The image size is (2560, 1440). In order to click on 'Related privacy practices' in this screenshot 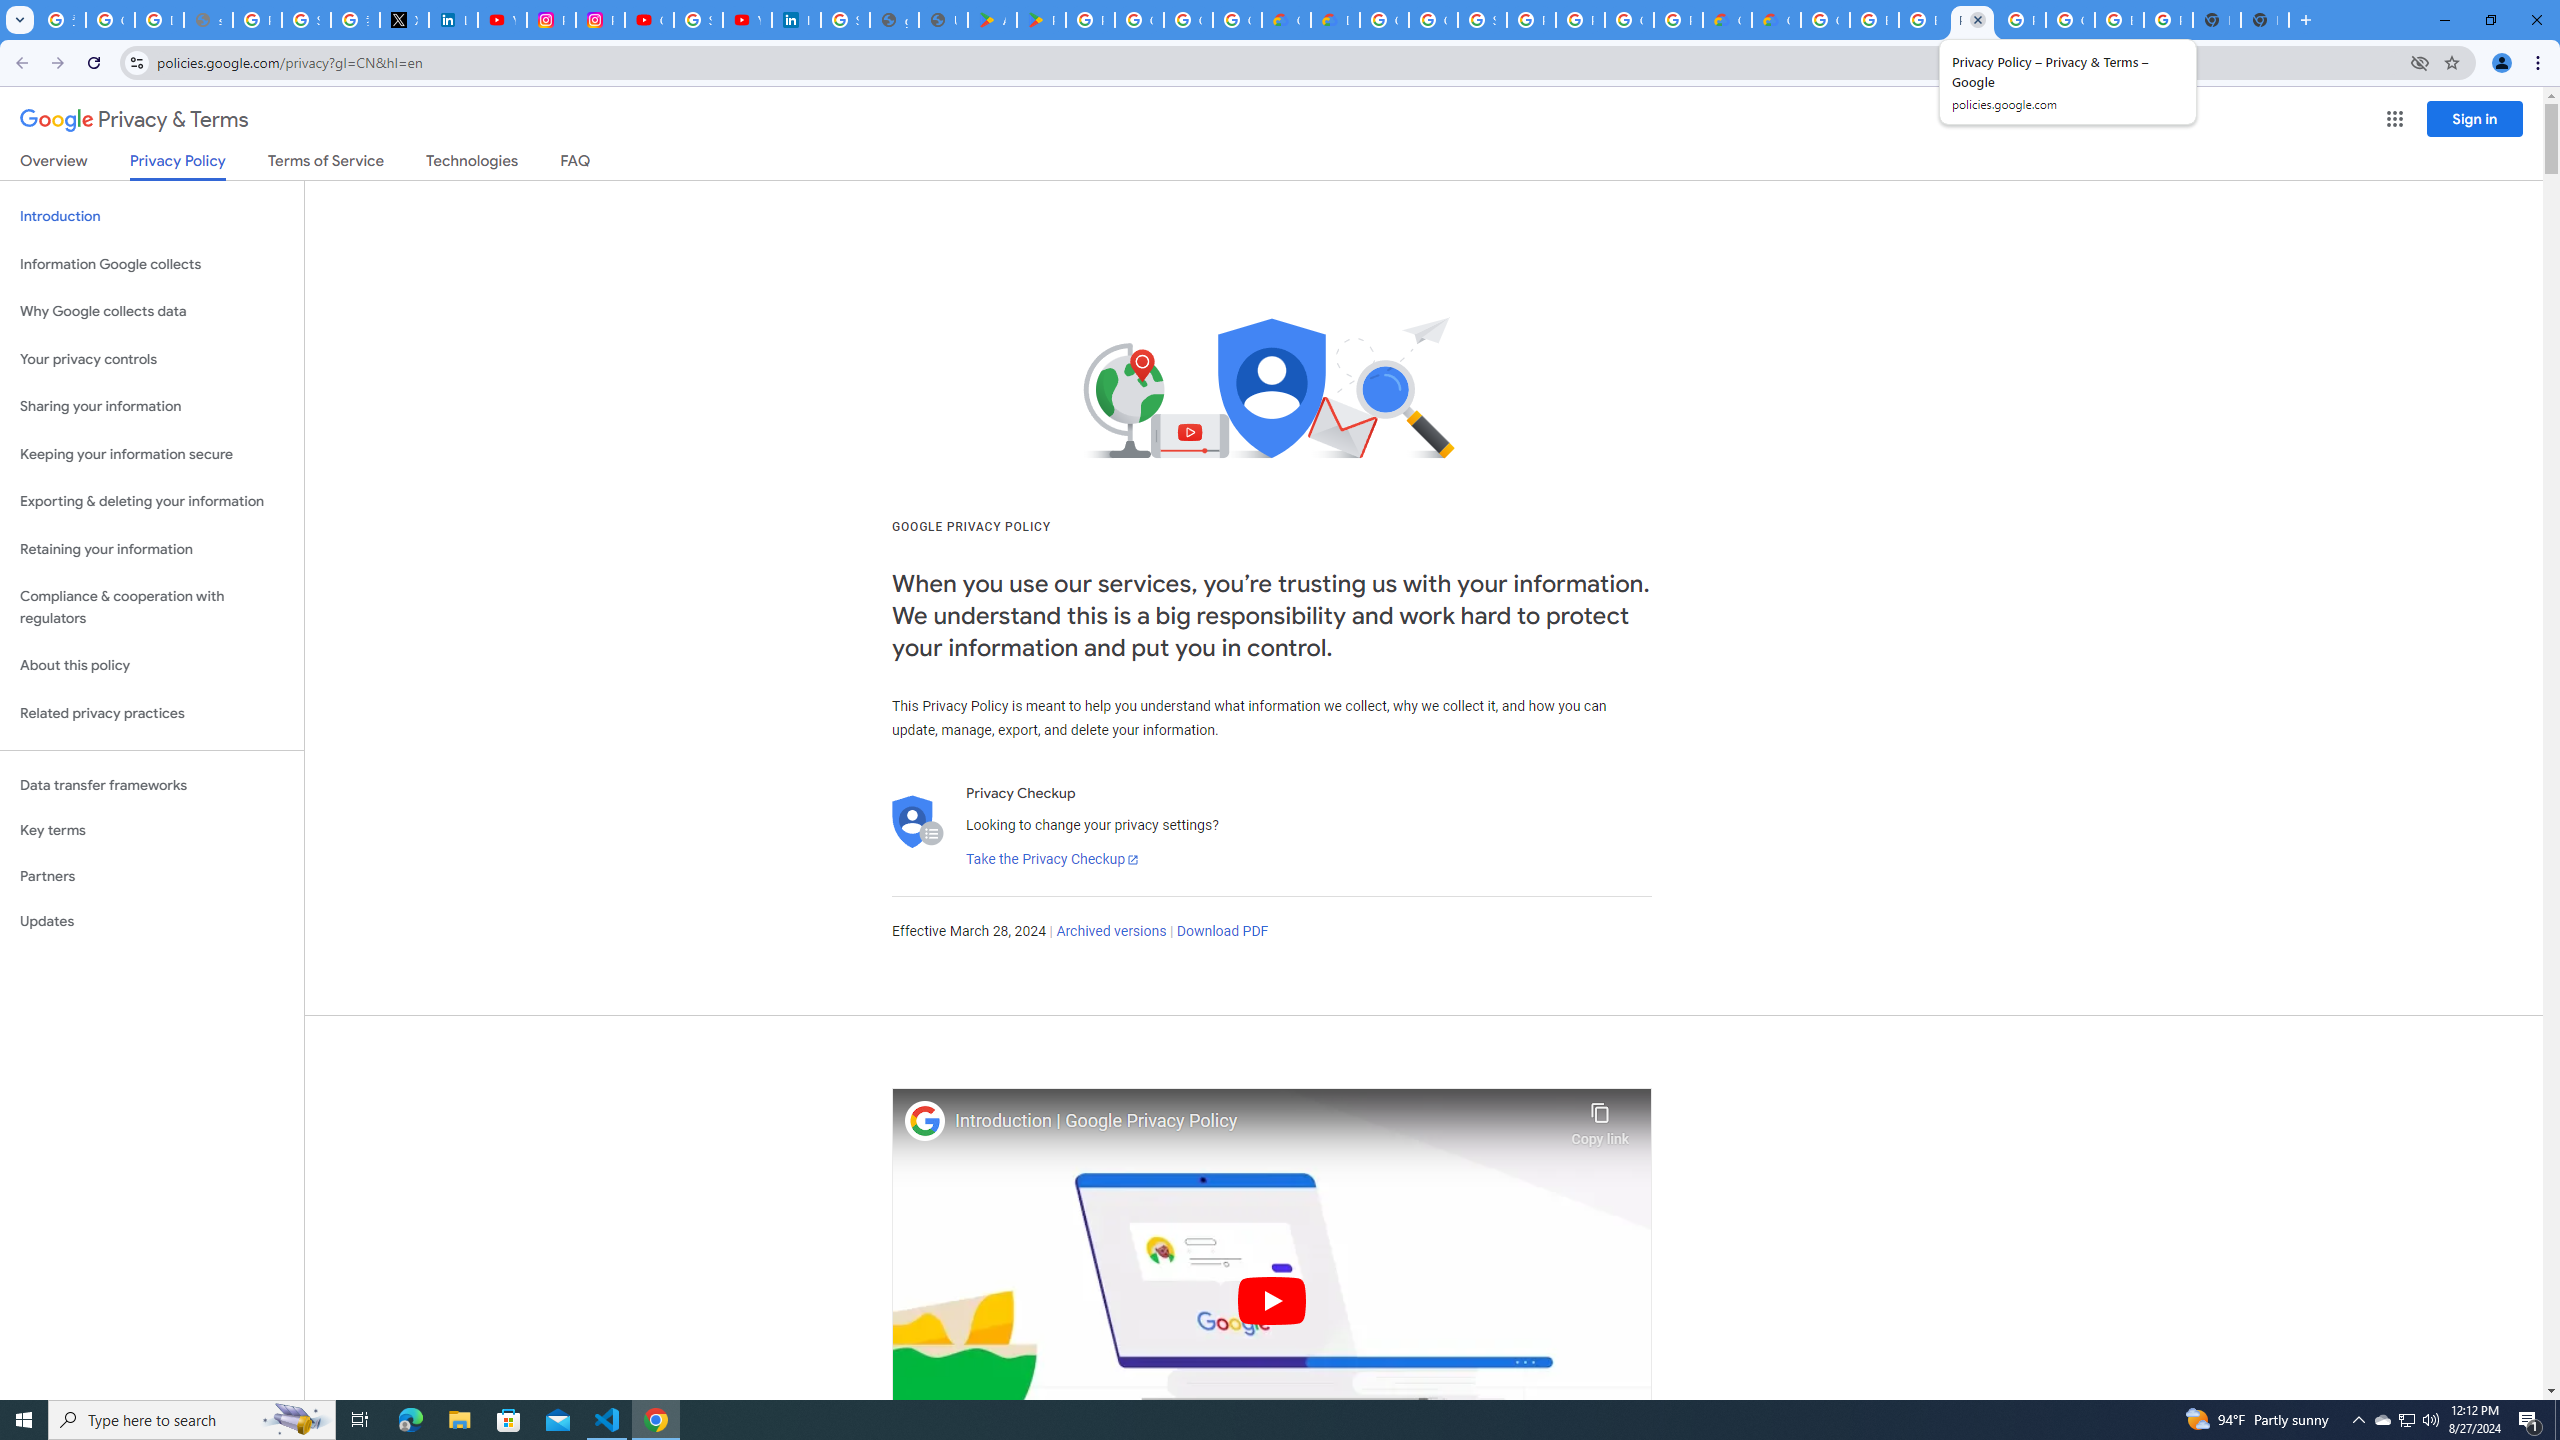, I will do `click(151, 712)`.